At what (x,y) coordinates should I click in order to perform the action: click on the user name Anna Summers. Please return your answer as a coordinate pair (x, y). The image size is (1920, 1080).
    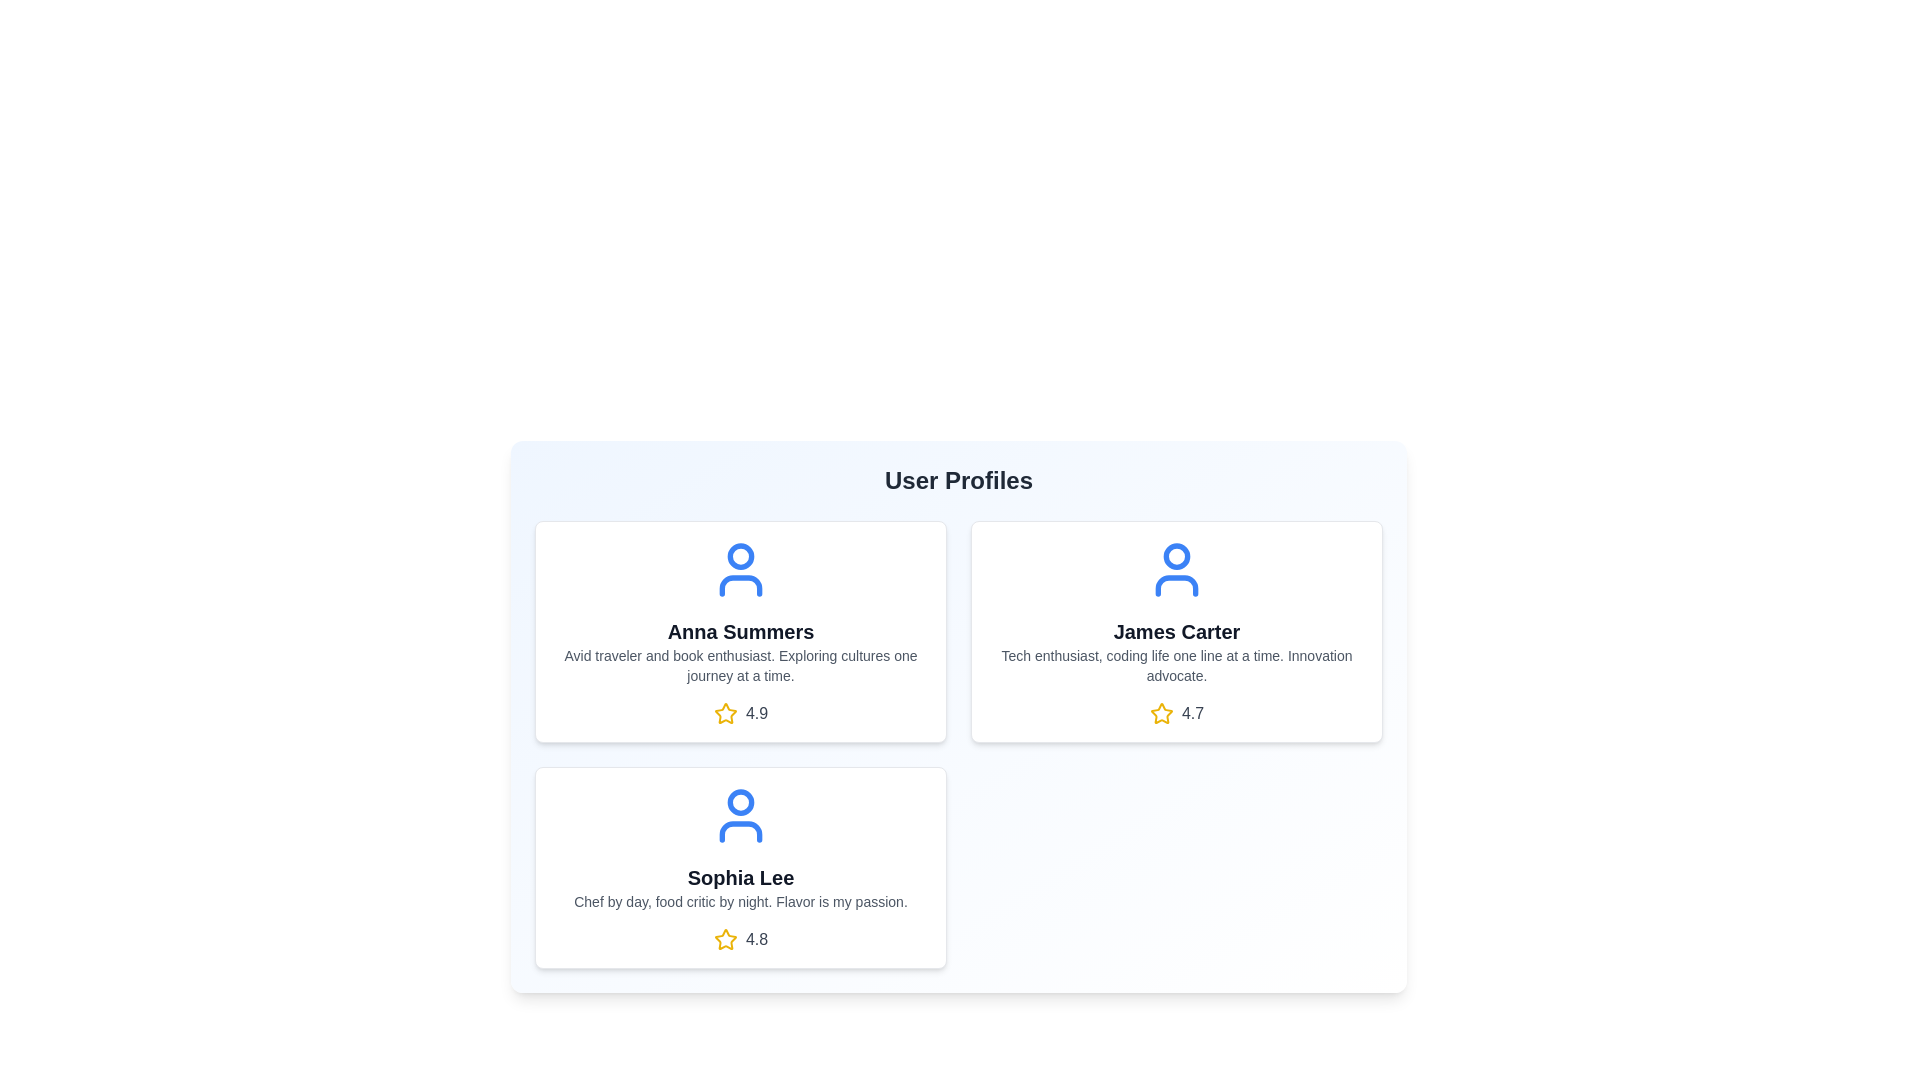
    Looking at the image, I should click on (739, 632).